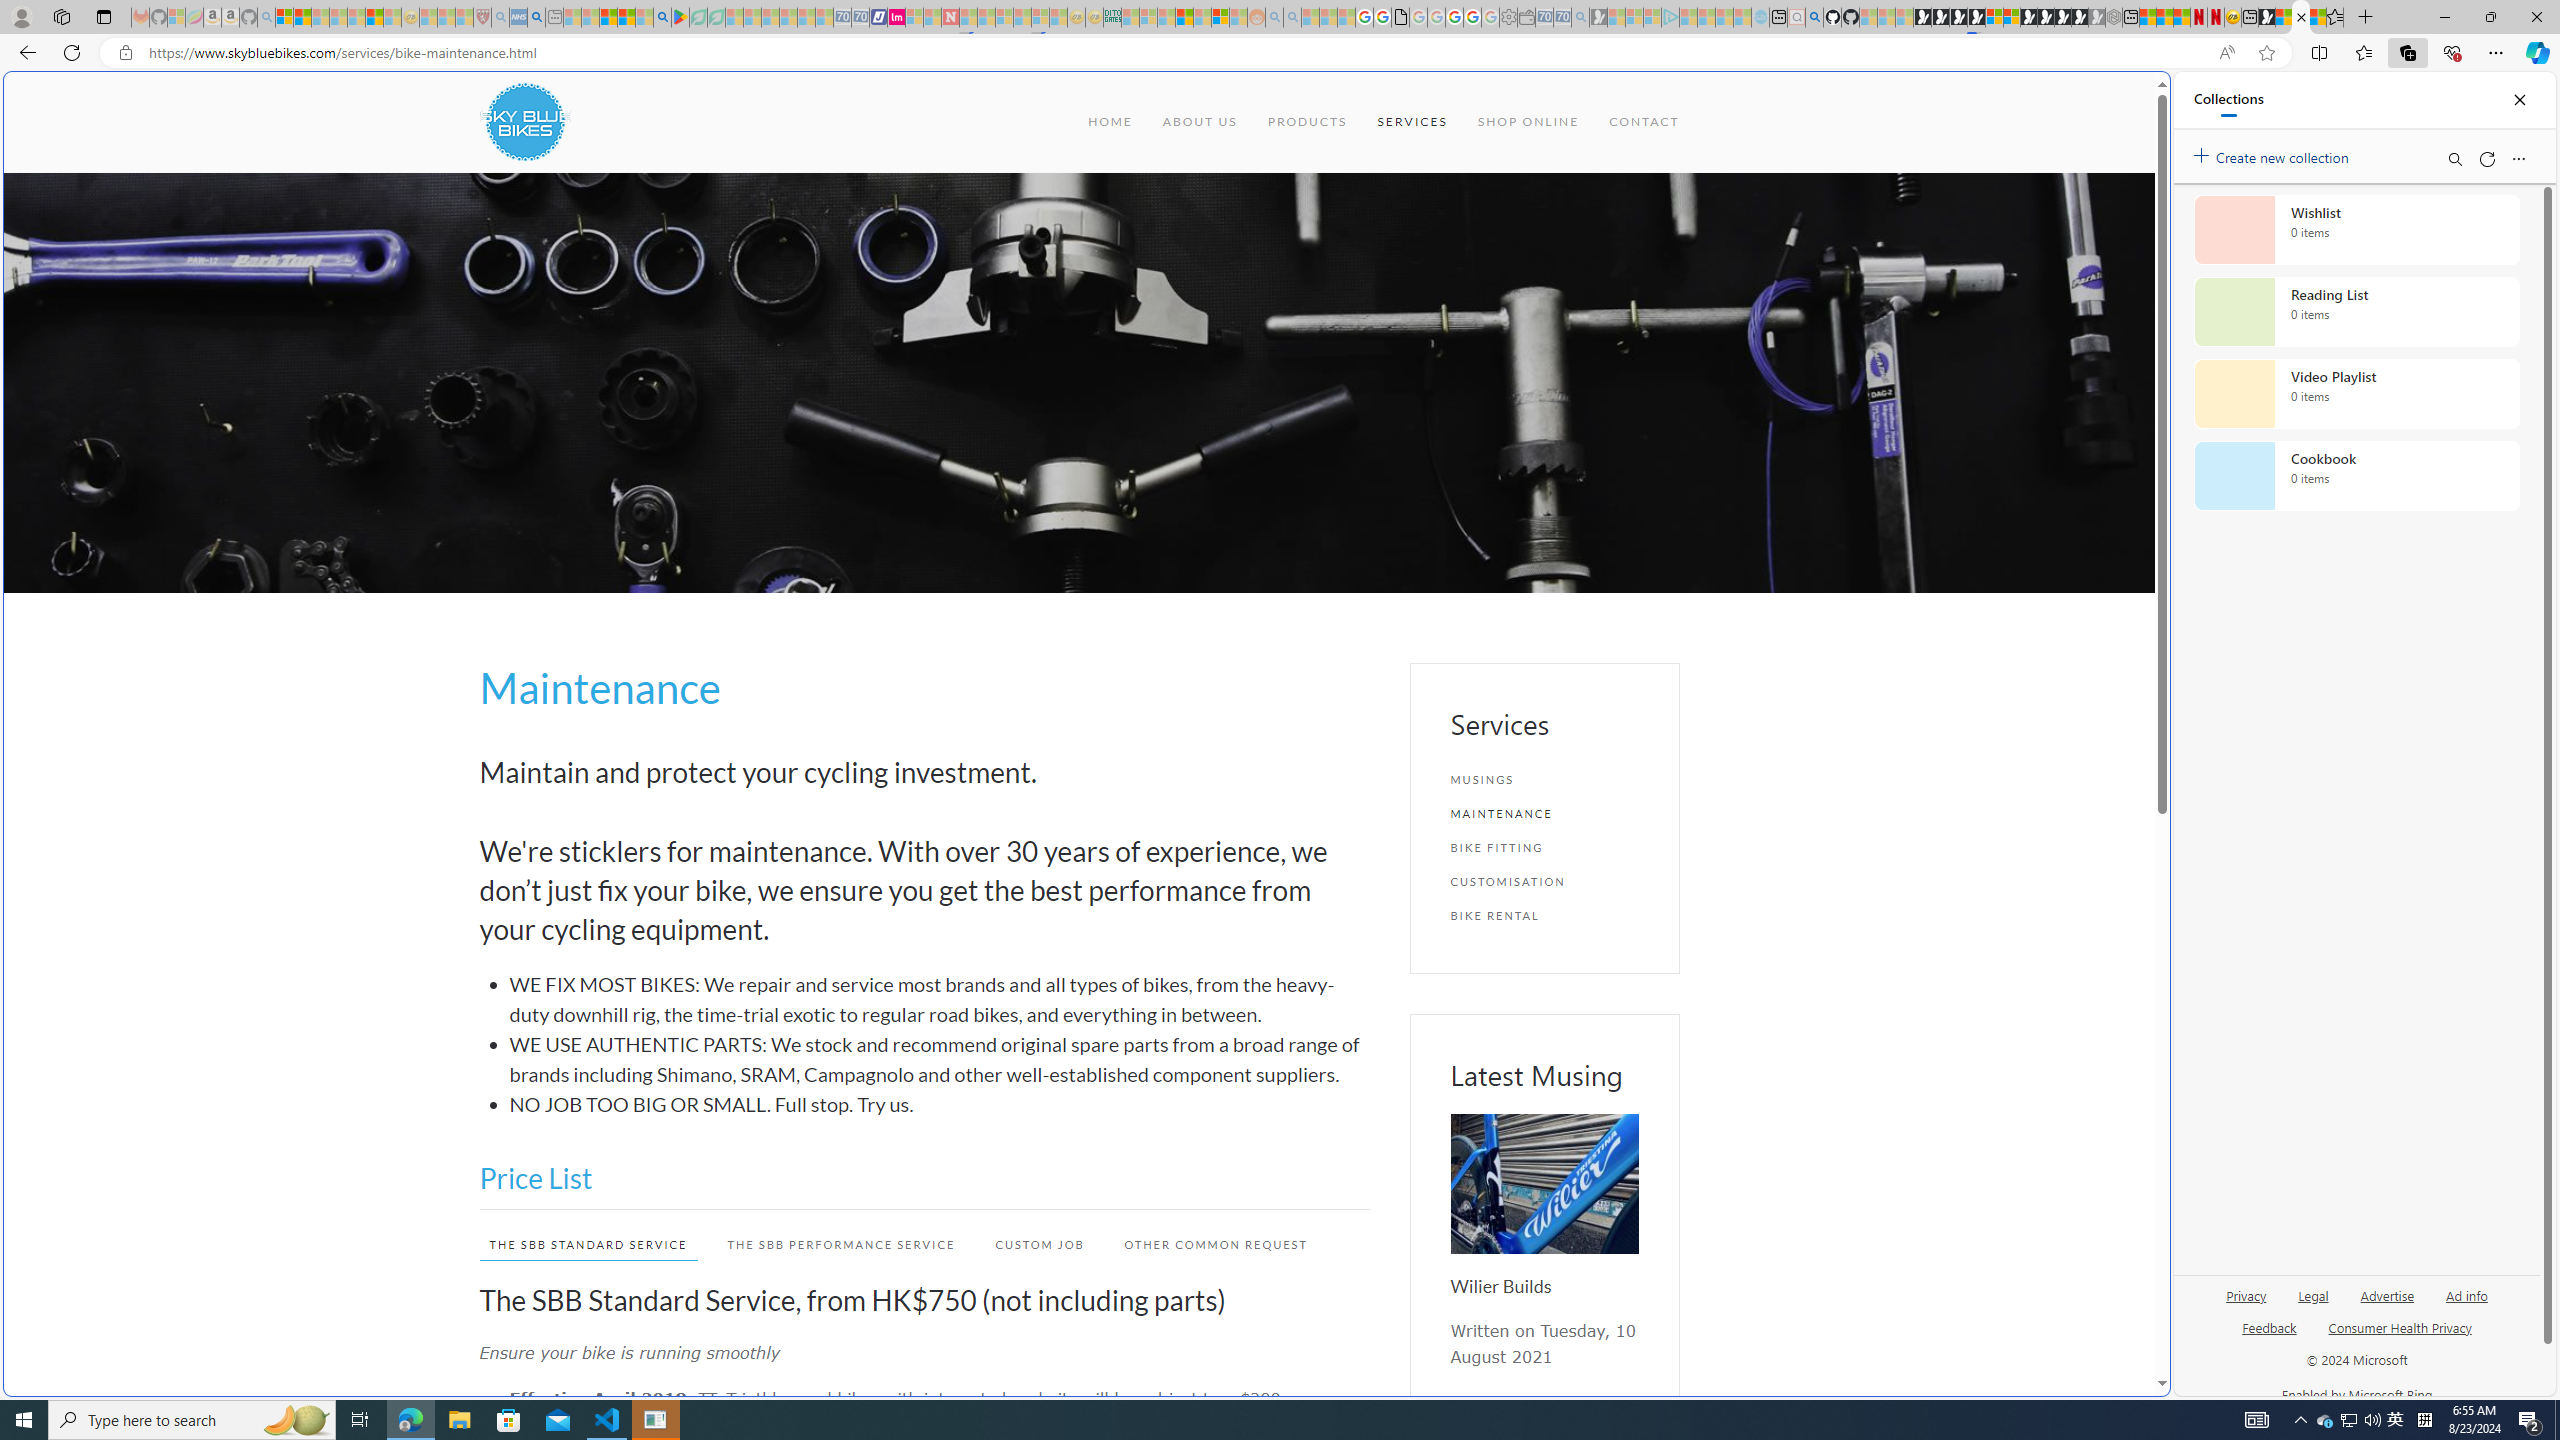 Image resolution: width=2560 pixels, height=1440 pixels. What do you see at coordinates (2319, 51) in the screenshot?
I see `'Split screen'` at bounding box center [2319, 51].